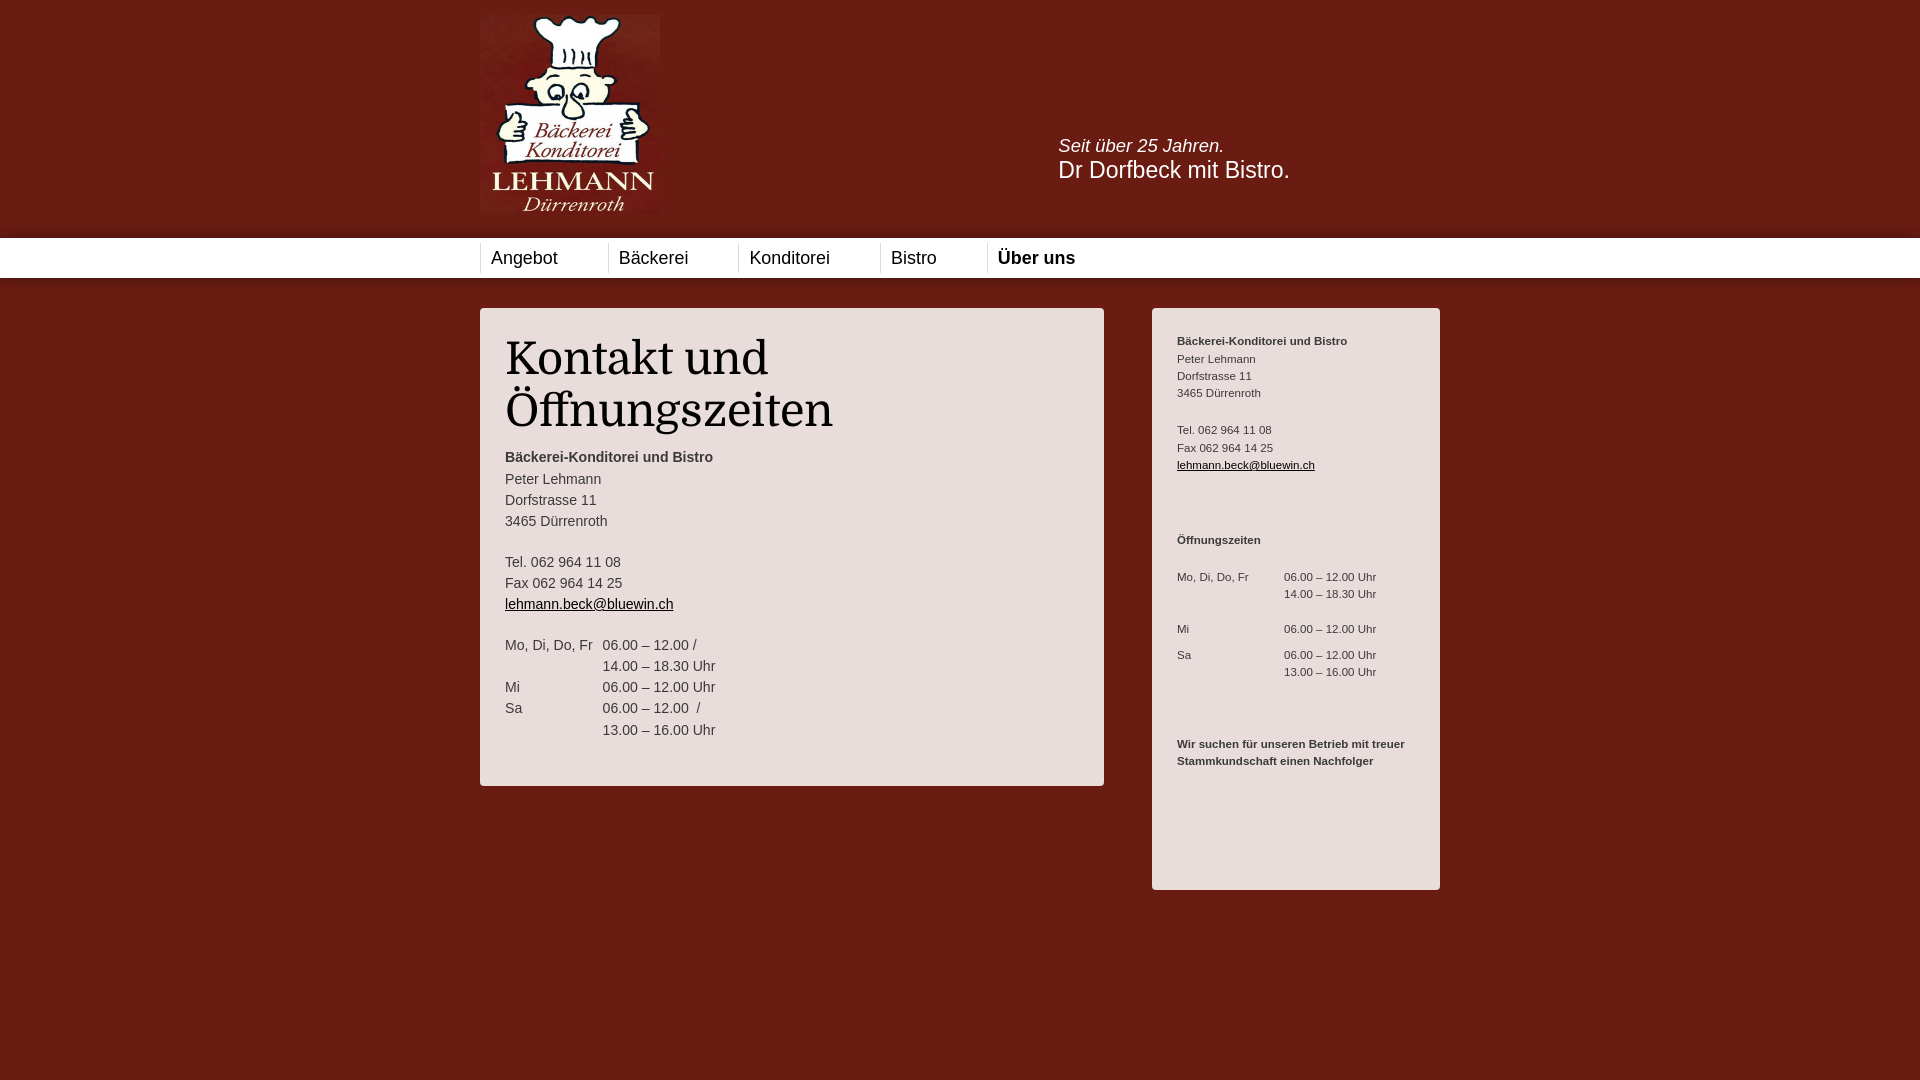  Describe the element at coordinates (588, 603) in the screenshot. I see `'lehmann.beck@bluewin.ch'` at that location.